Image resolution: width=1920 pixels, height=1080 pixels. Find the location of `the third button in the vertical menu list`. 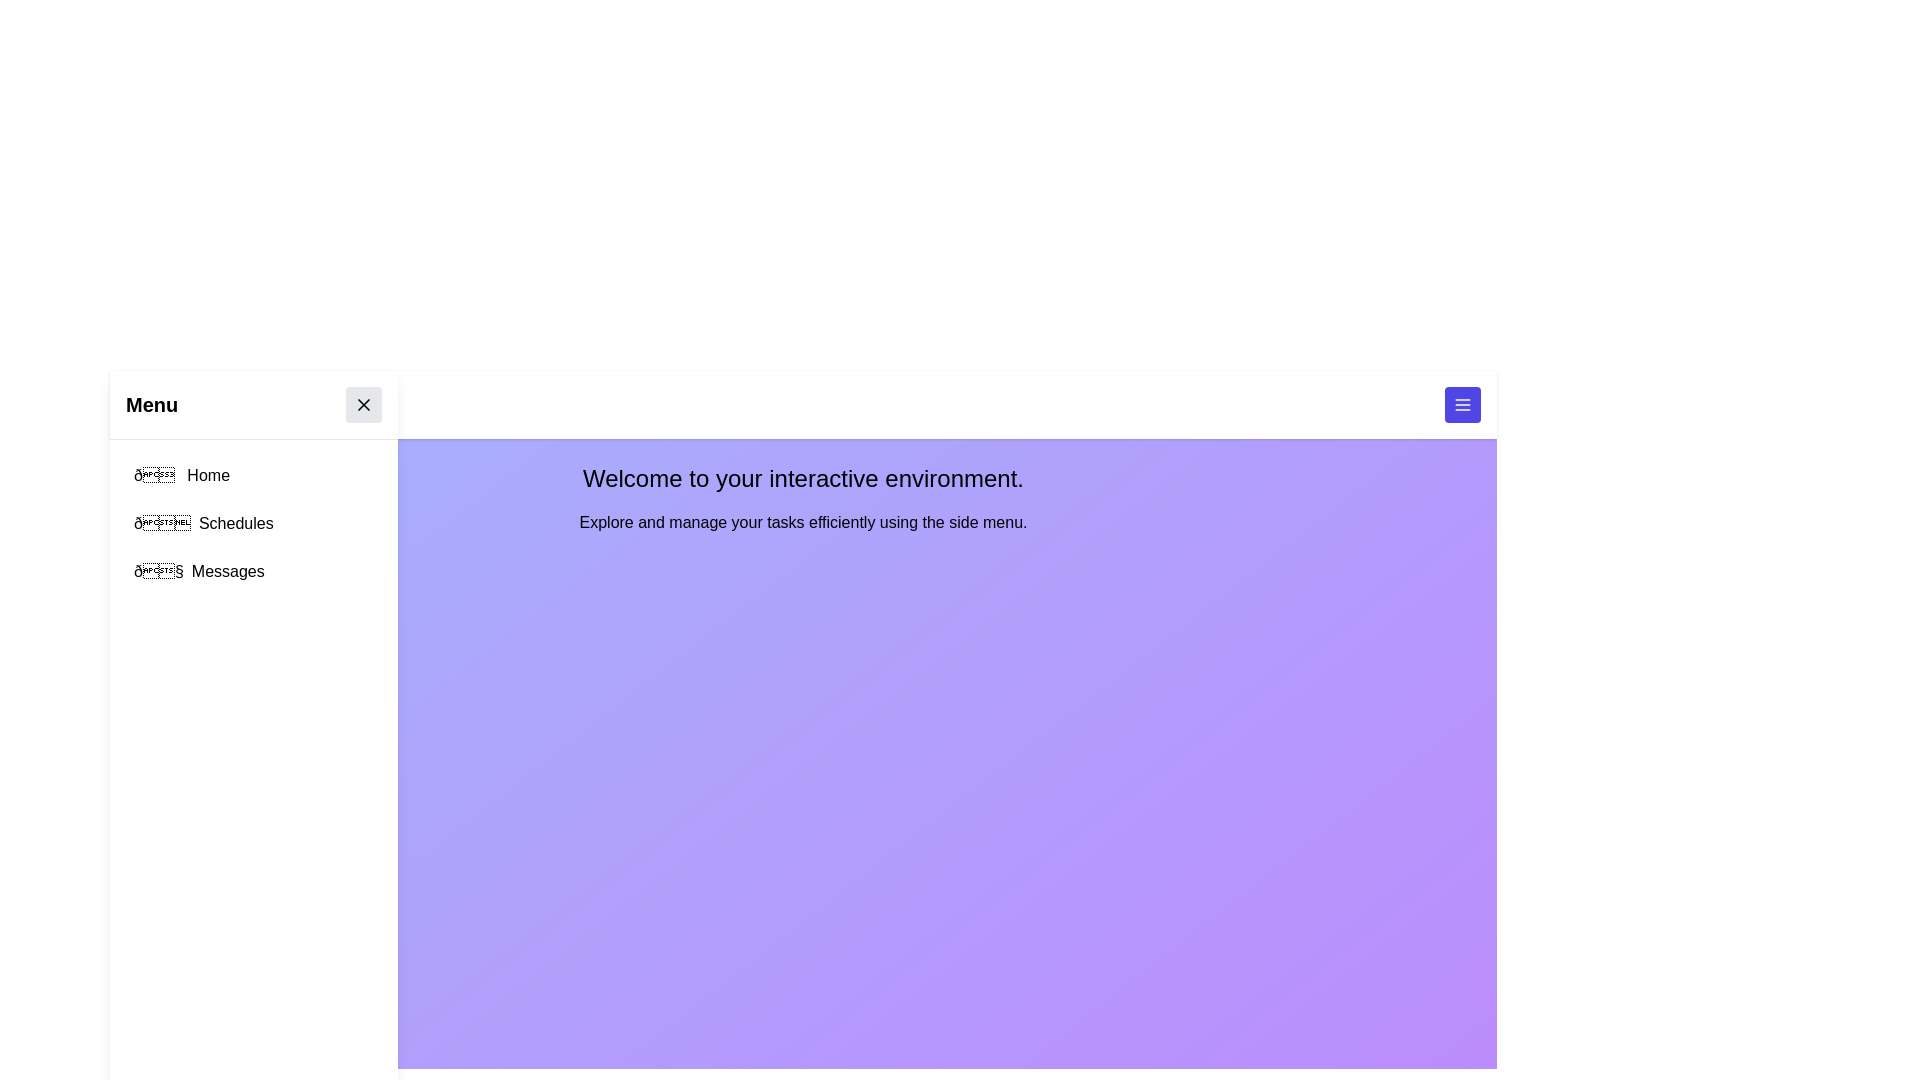

the third button in the vertical menu list is located at coordinates (253, 571).